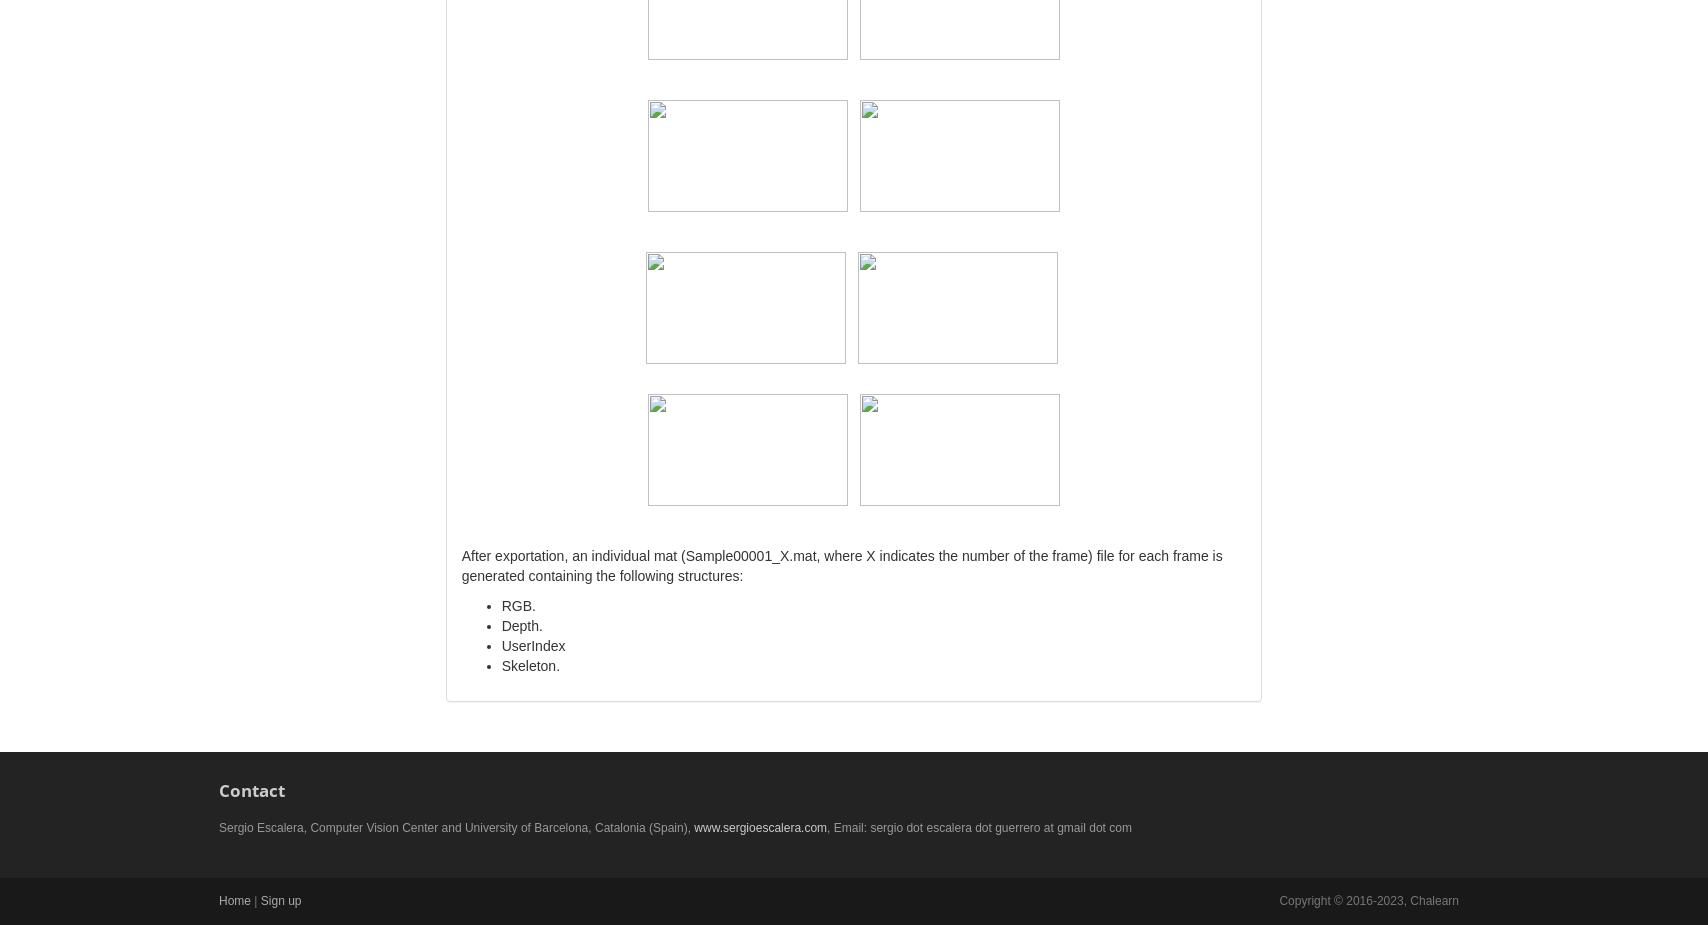 This screenshot has width=1708, height=925. What do you see at coordinates (460, 564) in the screenshot?
I see `'After exportation, an individual mat (Sample00001_X.mat, where X indicates the number of the frame) file for each frame is generated containing the following structures:'` at bounding box center [460, 564].